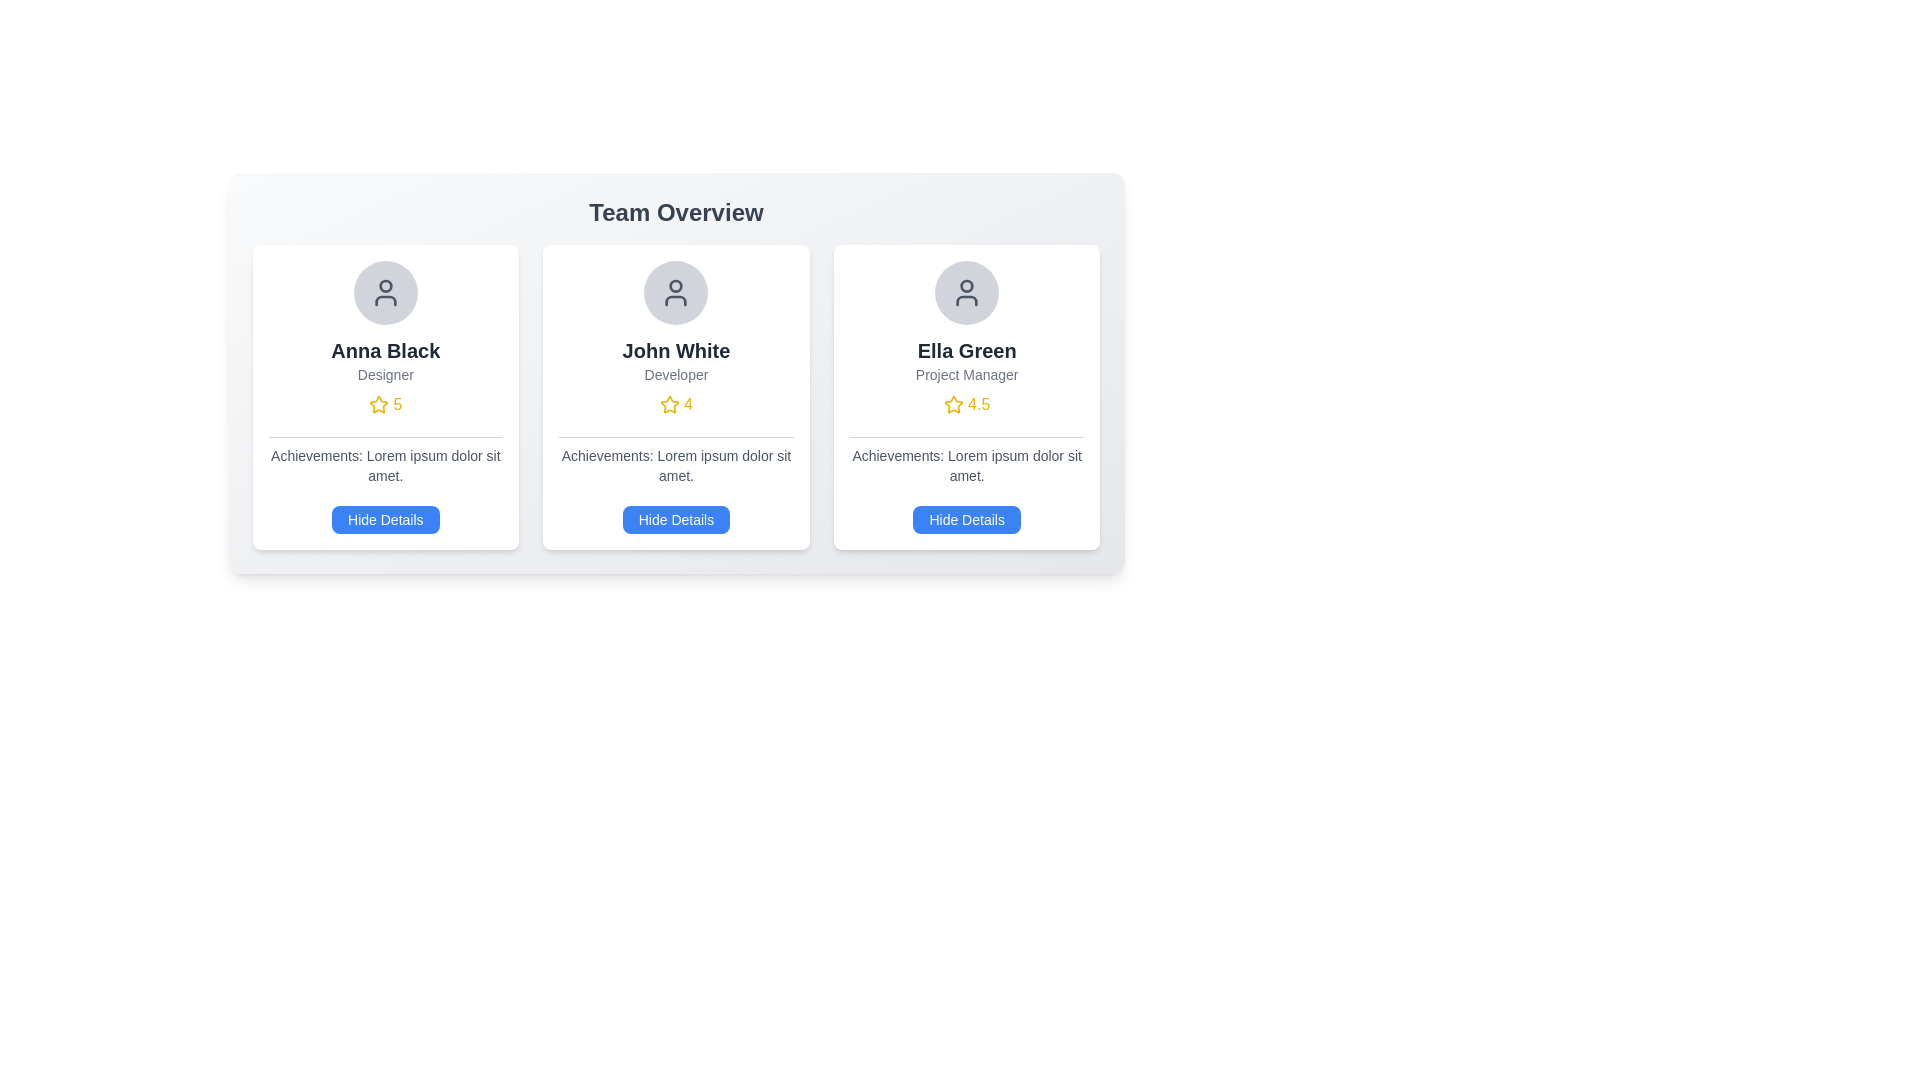 Image resolution: width=1920 pixels, height=1080 pixels. Describe the element at coordinates (385, 293) in the screenshot. I see `the profile avatar icon for Anna Black, which is located at the top of the first card in a three-card layout` at that location.